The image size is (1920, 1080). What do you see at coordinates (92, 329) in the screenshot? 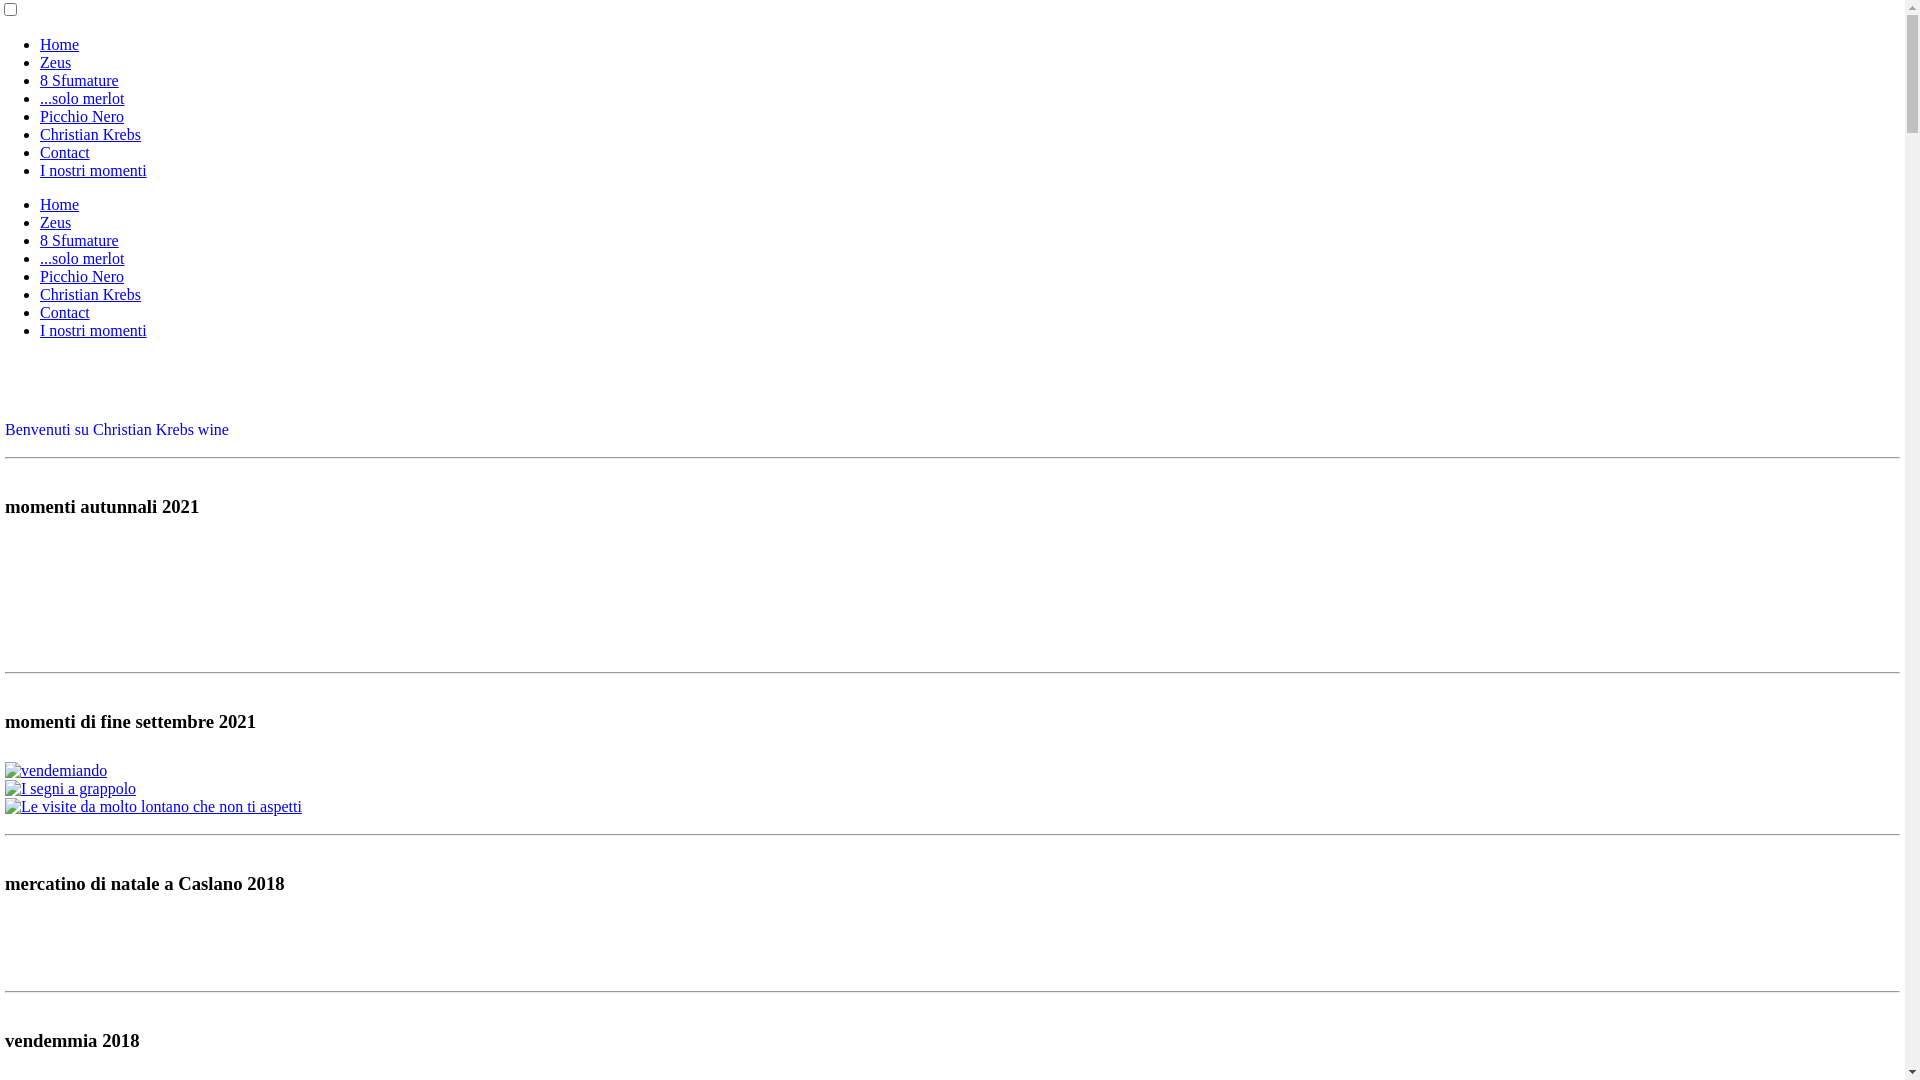
I see `'I nostri momenti'` at bounding box center [92, 329].